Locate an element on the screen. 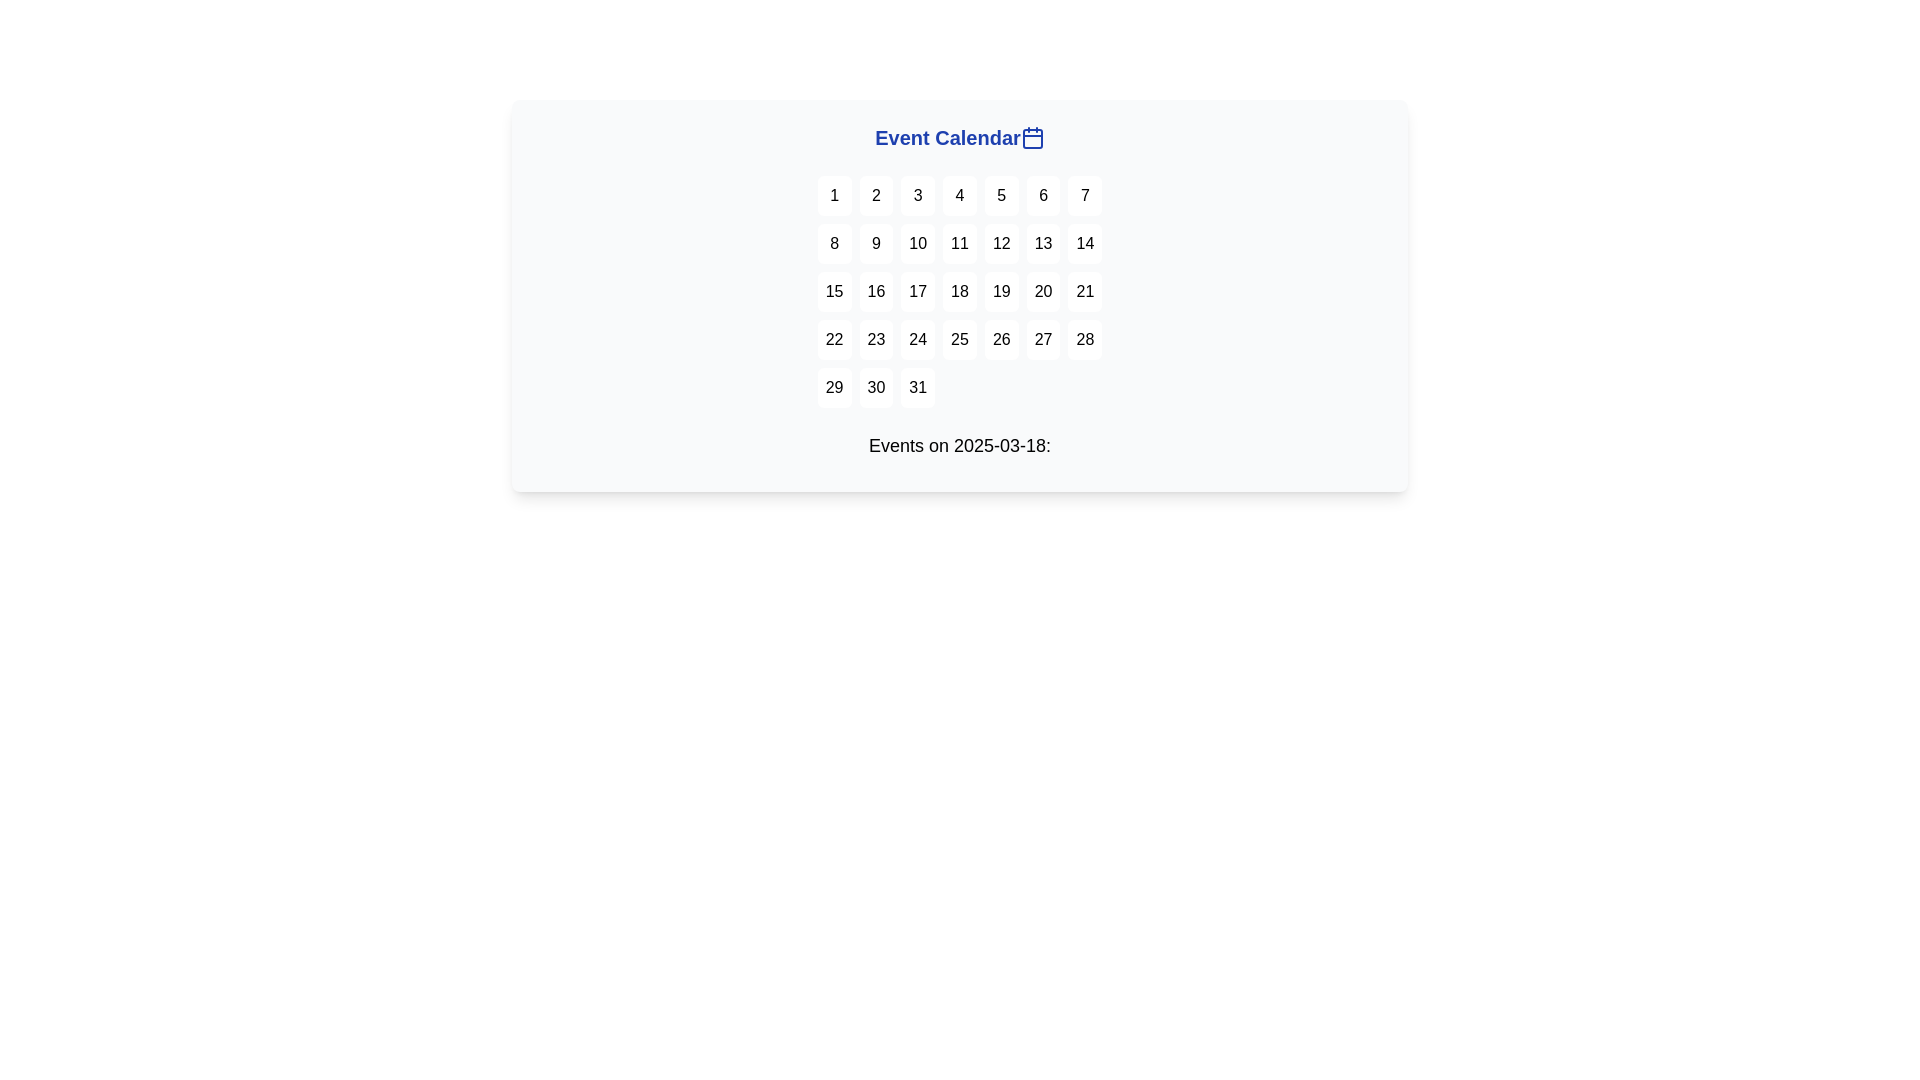 This screenshot has width=1920, height=1080. the Text label that serves as the title for the event calendar interface, located at the top of the main content area, aligned with a calendar icon to its right is located at coordinates (946, 137).